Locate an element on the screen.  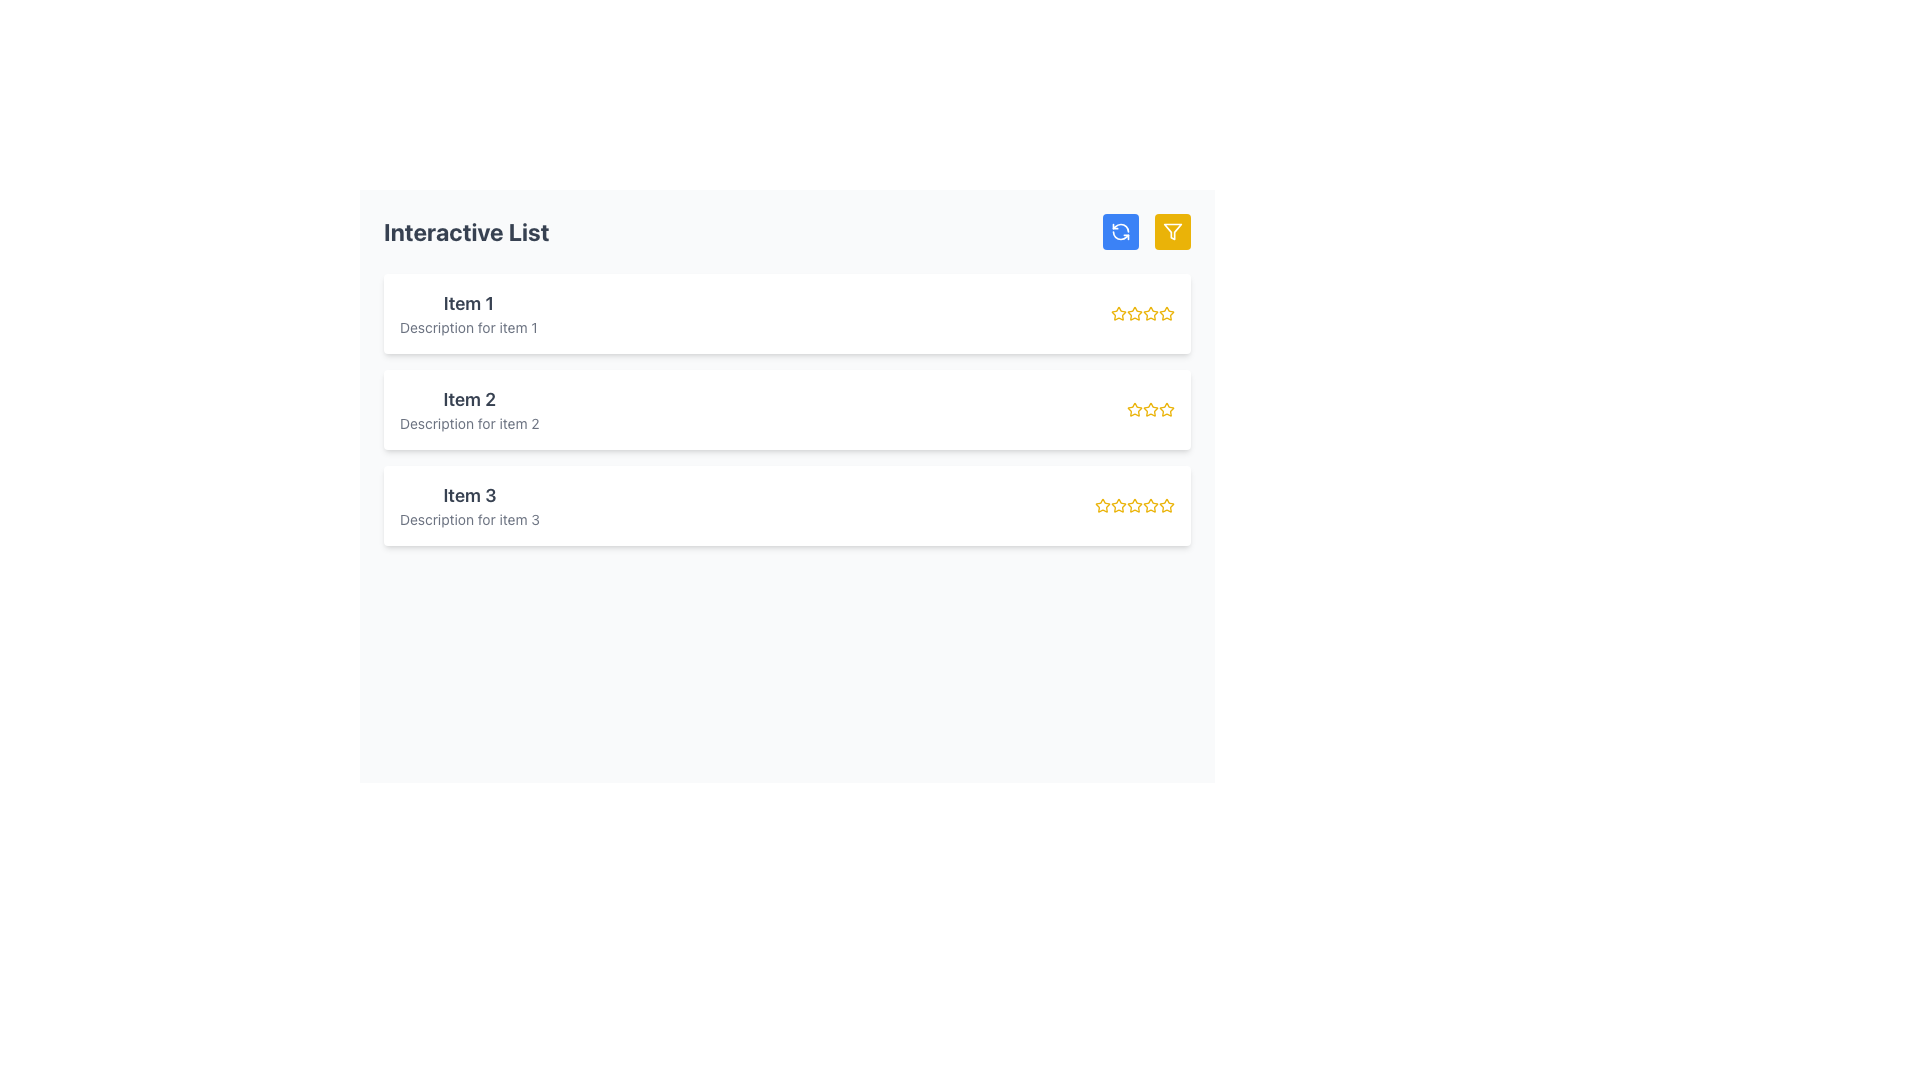
the yellow star outline rating icon located in the fourth slot of the rating component, positioned on the right side of Item 3 is located at coordinates (1134, 504).